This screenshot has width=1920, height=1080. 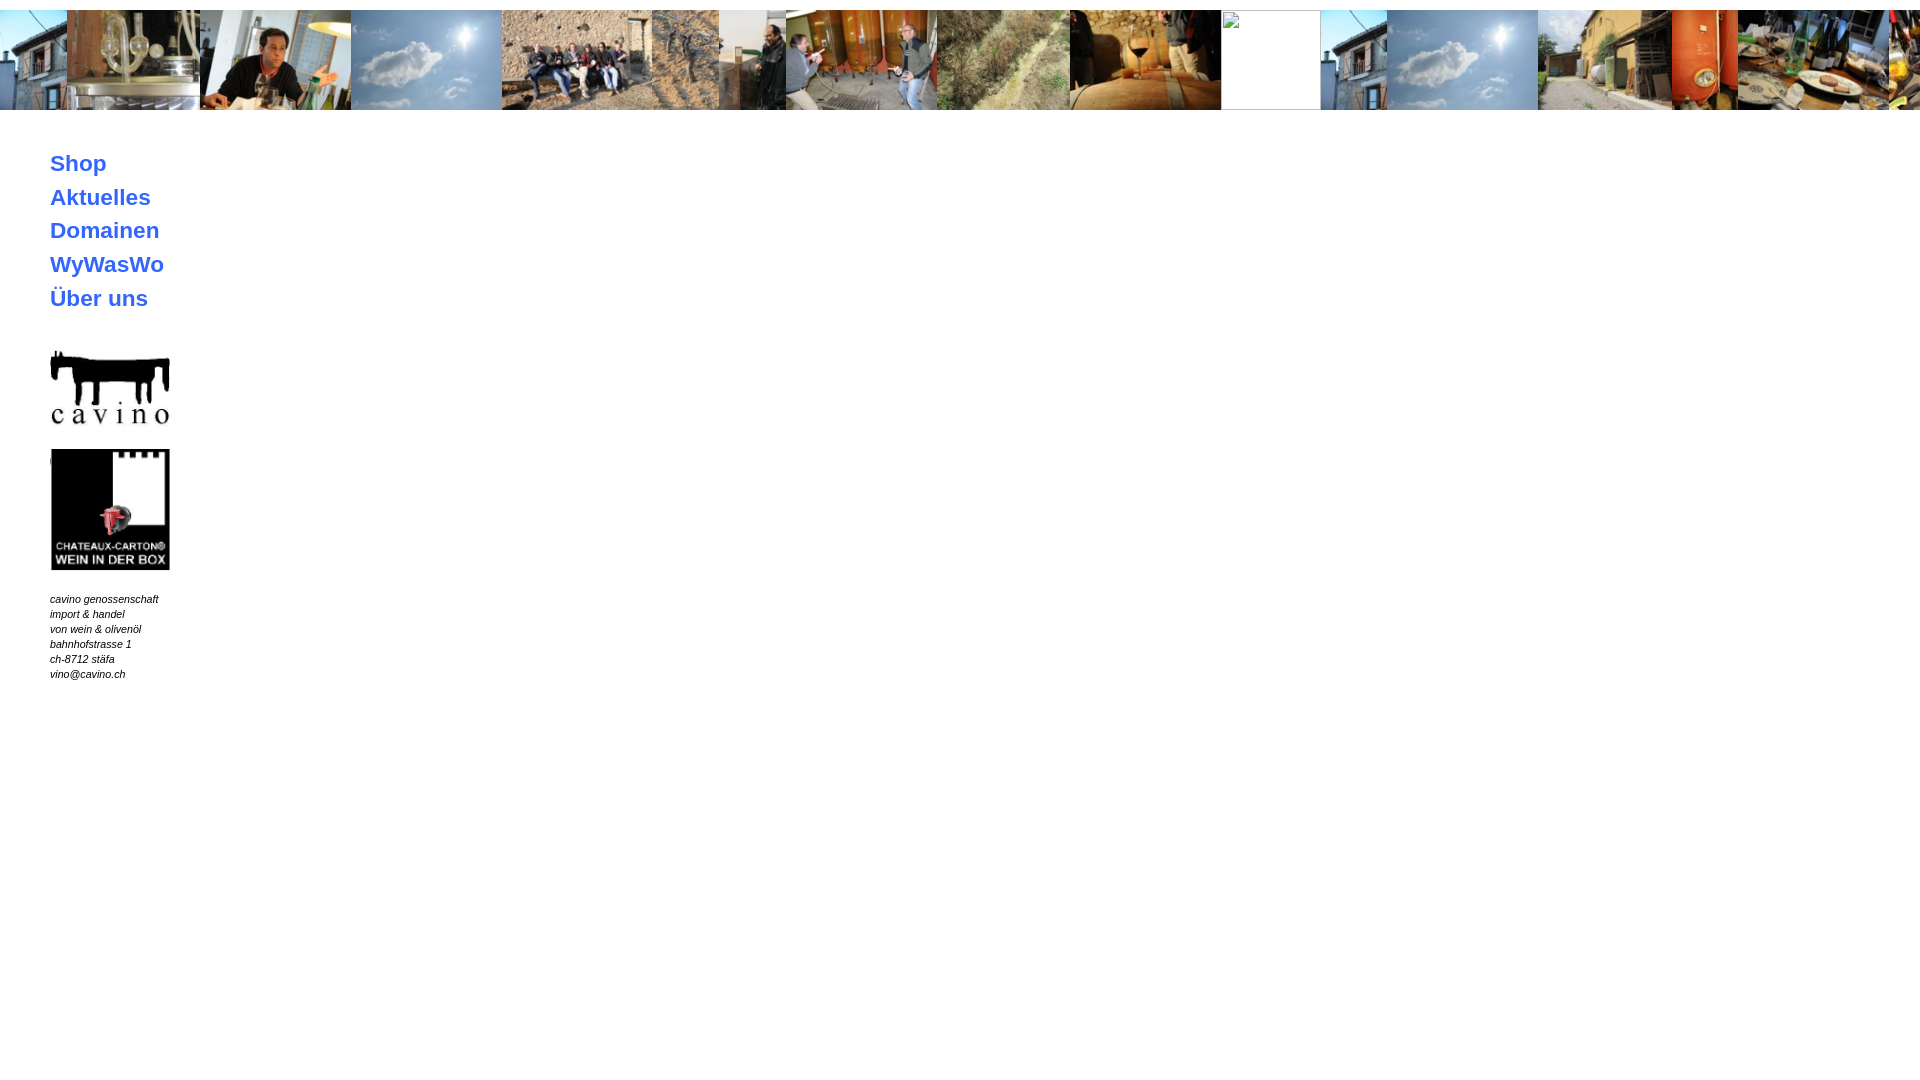 I want to click on 'Aktuelles', so click(x=99, y=196).